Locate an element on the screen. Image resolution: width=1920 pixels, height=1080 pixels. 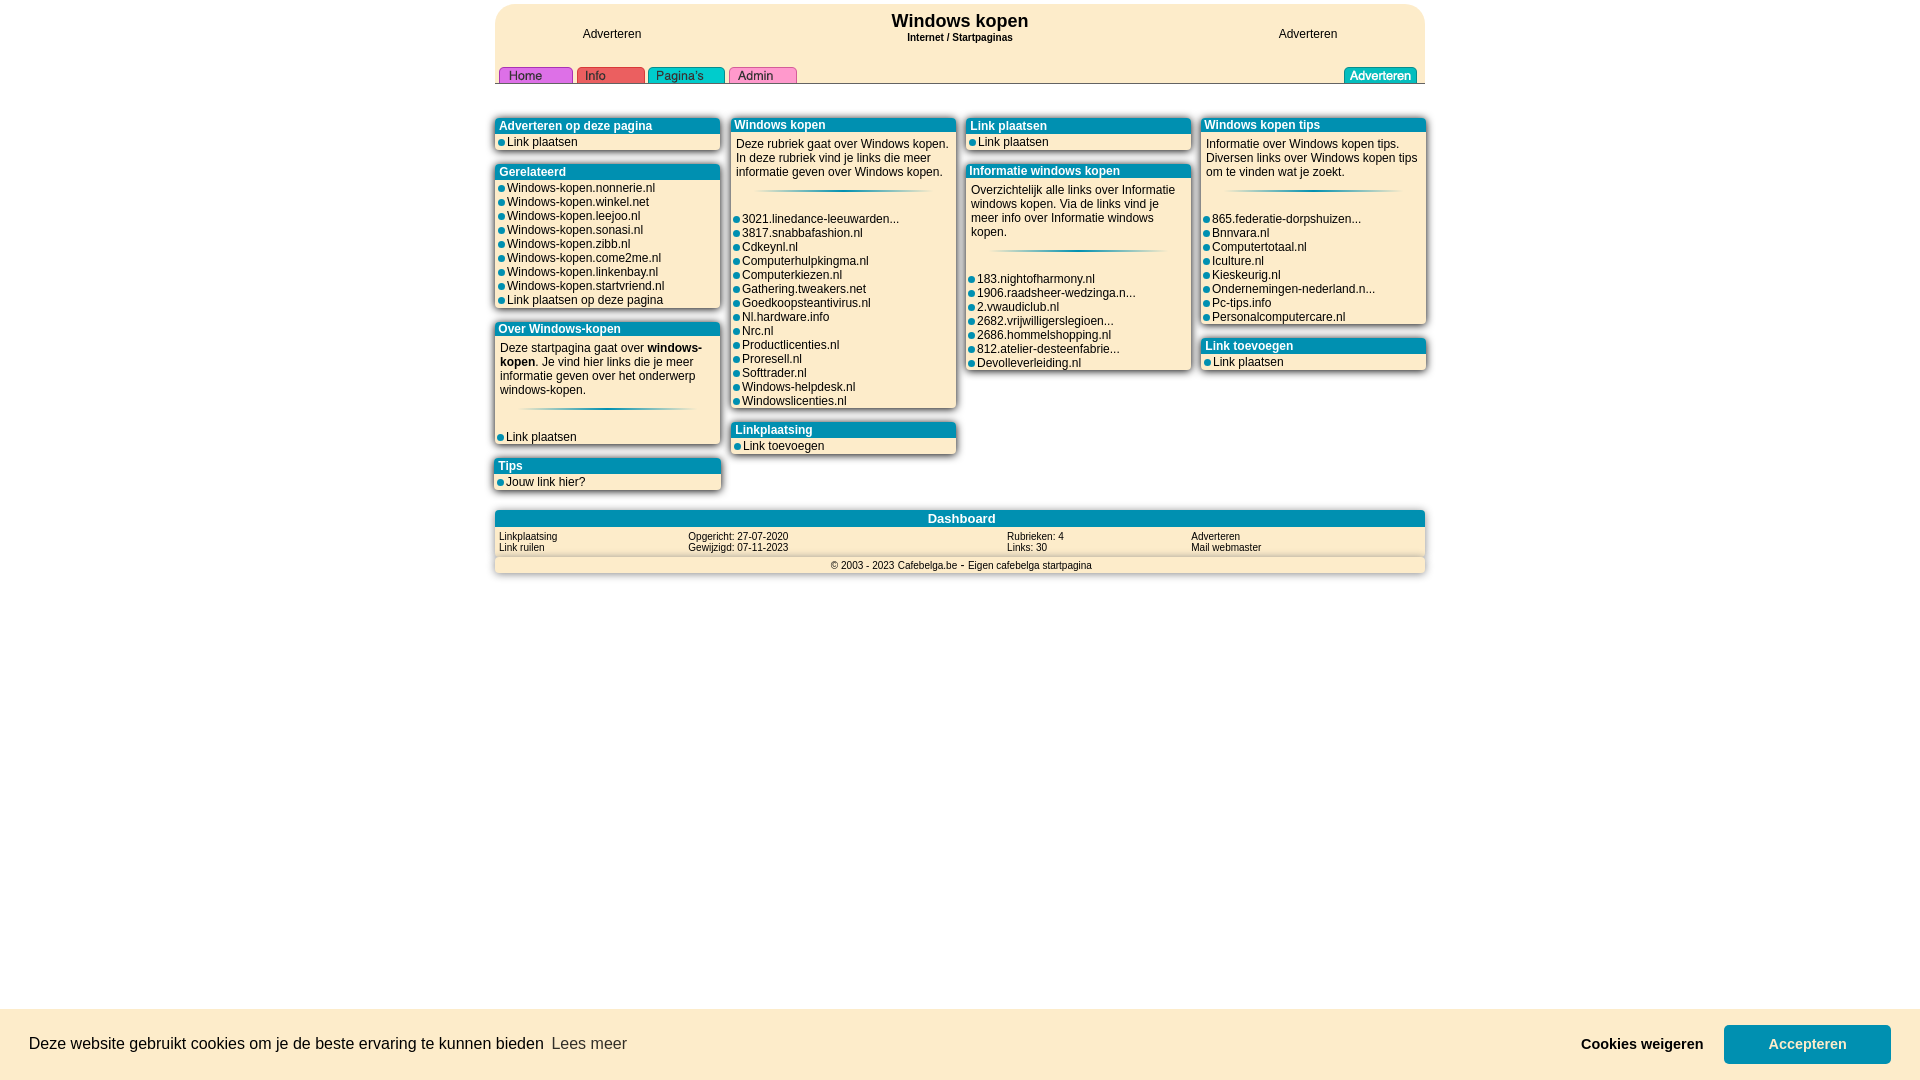
'Link ruilen' is located at coordinates (522, 547).